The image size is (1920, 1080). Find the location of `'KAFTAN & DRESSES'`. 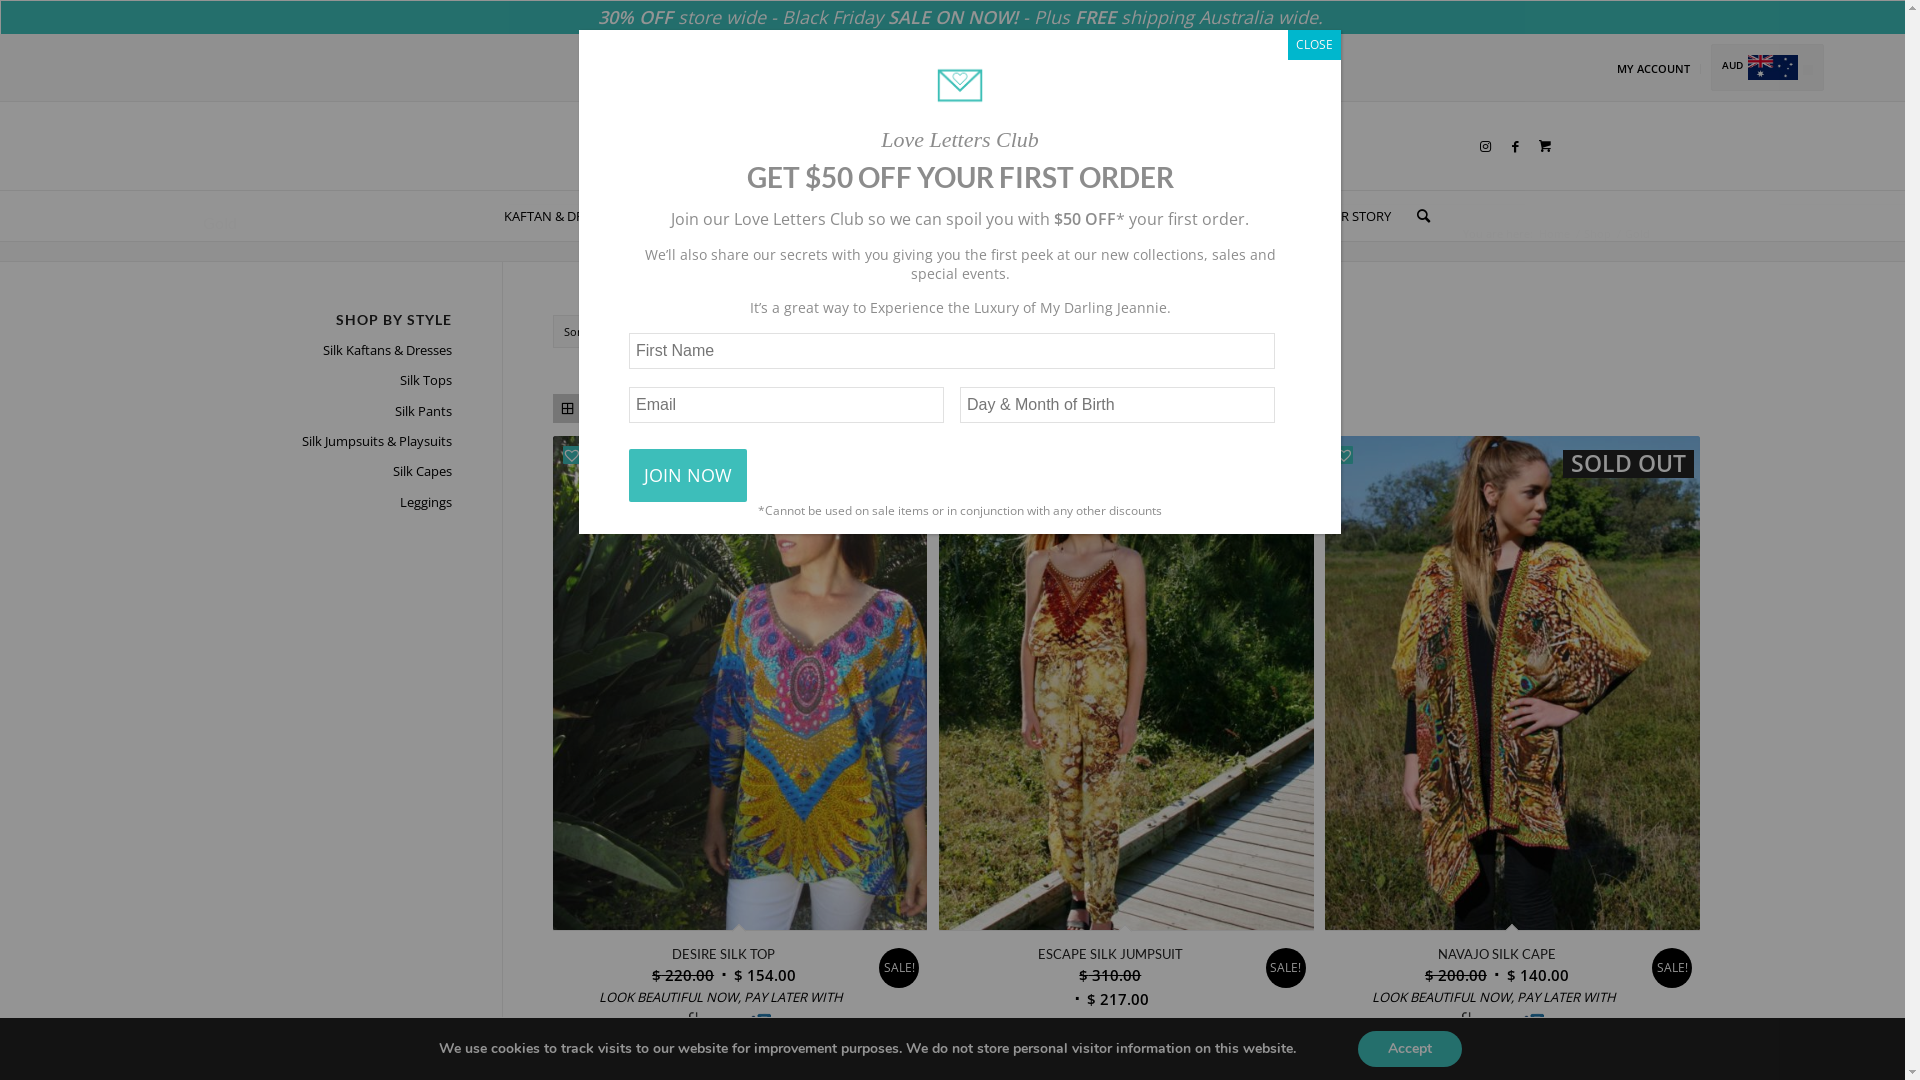

'KAFTAN & DRESSES' is located at coordinates (553, 216).